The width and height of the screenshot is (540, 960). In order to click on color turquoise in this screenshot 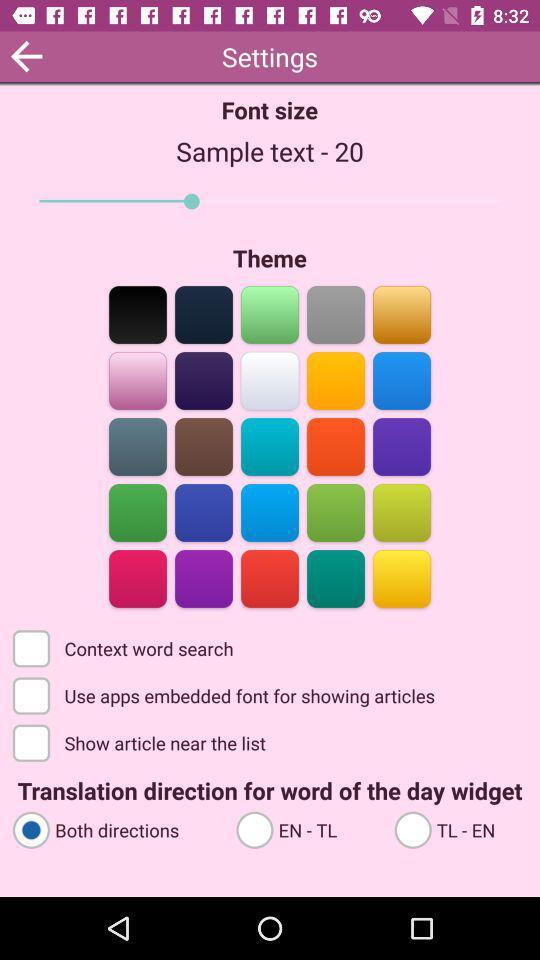, I will do `click(270, 445)`.